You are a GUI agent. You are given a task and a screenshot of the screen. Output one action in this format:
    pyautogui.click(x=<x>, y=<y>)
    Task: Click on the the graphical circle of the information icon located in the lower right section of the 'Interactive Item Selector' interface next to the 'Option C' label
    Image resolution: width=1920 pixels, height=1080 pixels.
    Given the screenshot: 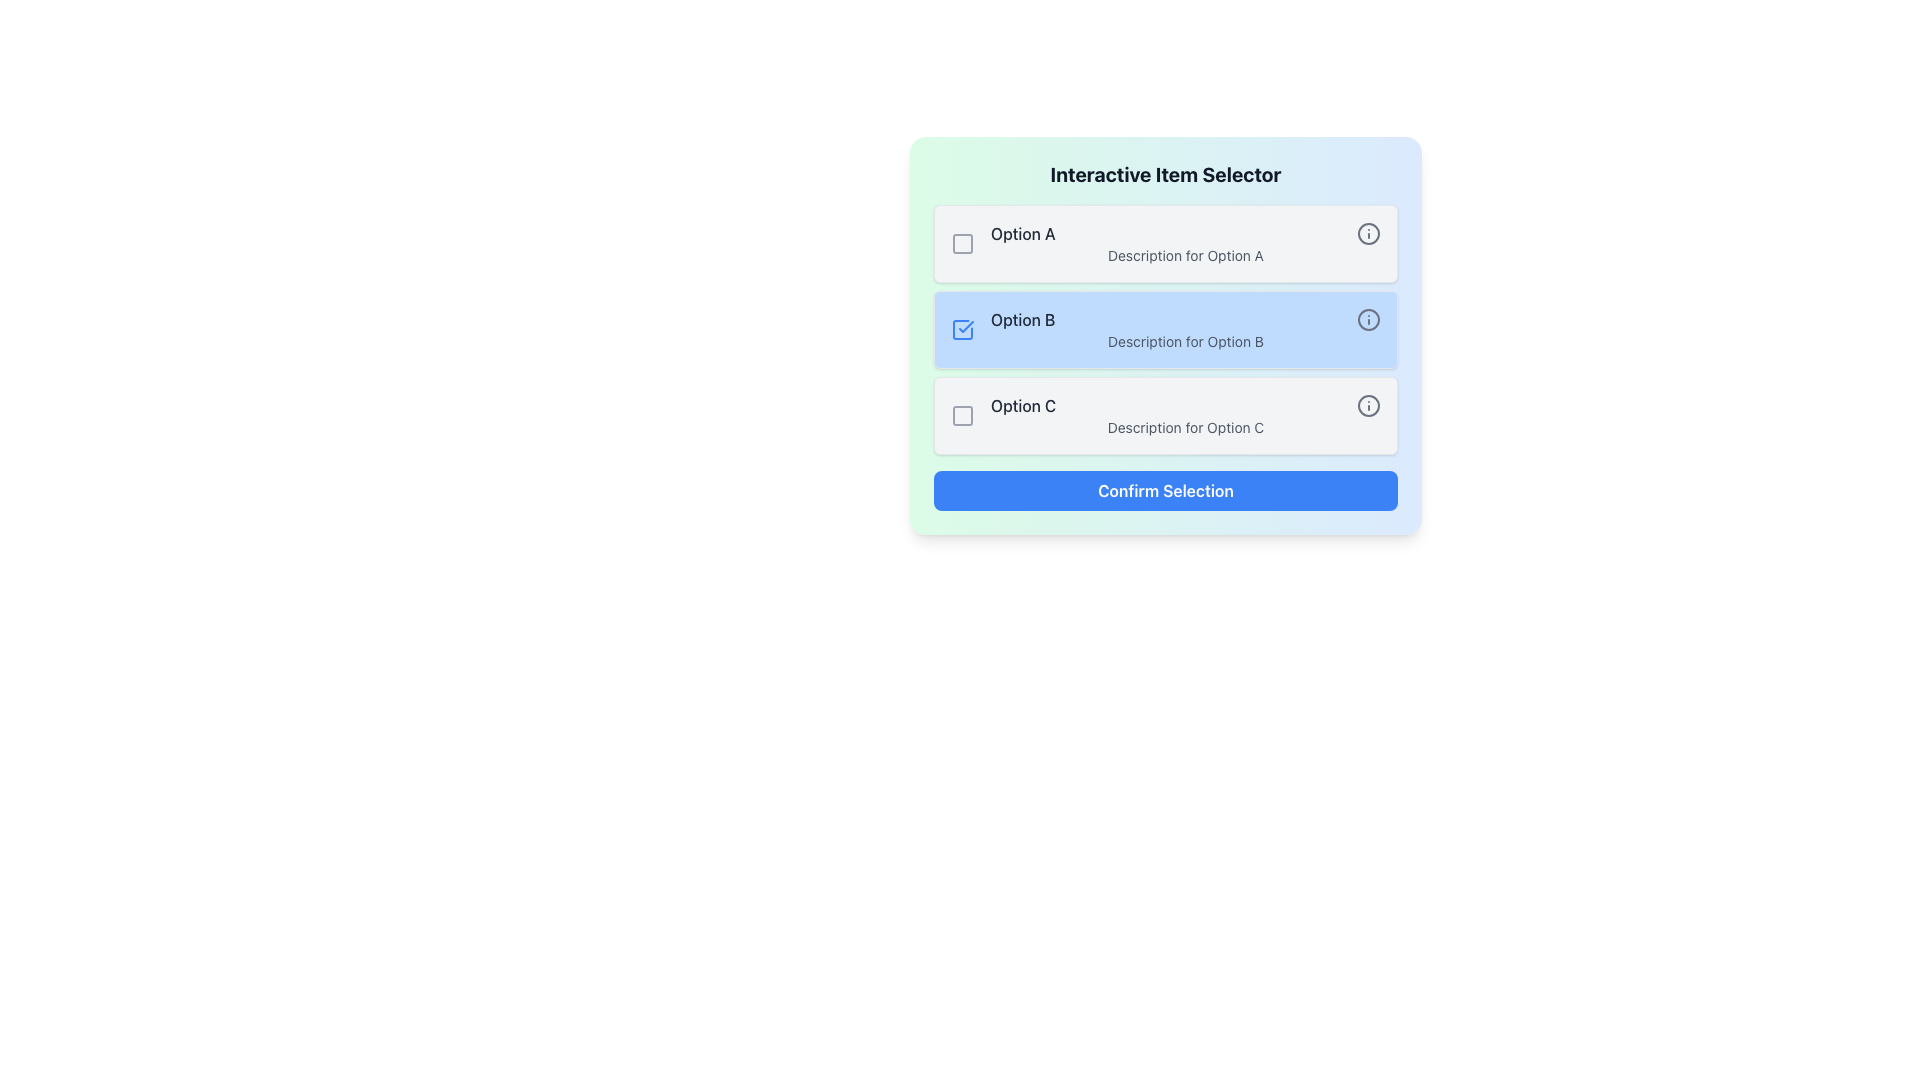 What is the action you would take?
    pyautogui.click(x=1367, y=405)
    